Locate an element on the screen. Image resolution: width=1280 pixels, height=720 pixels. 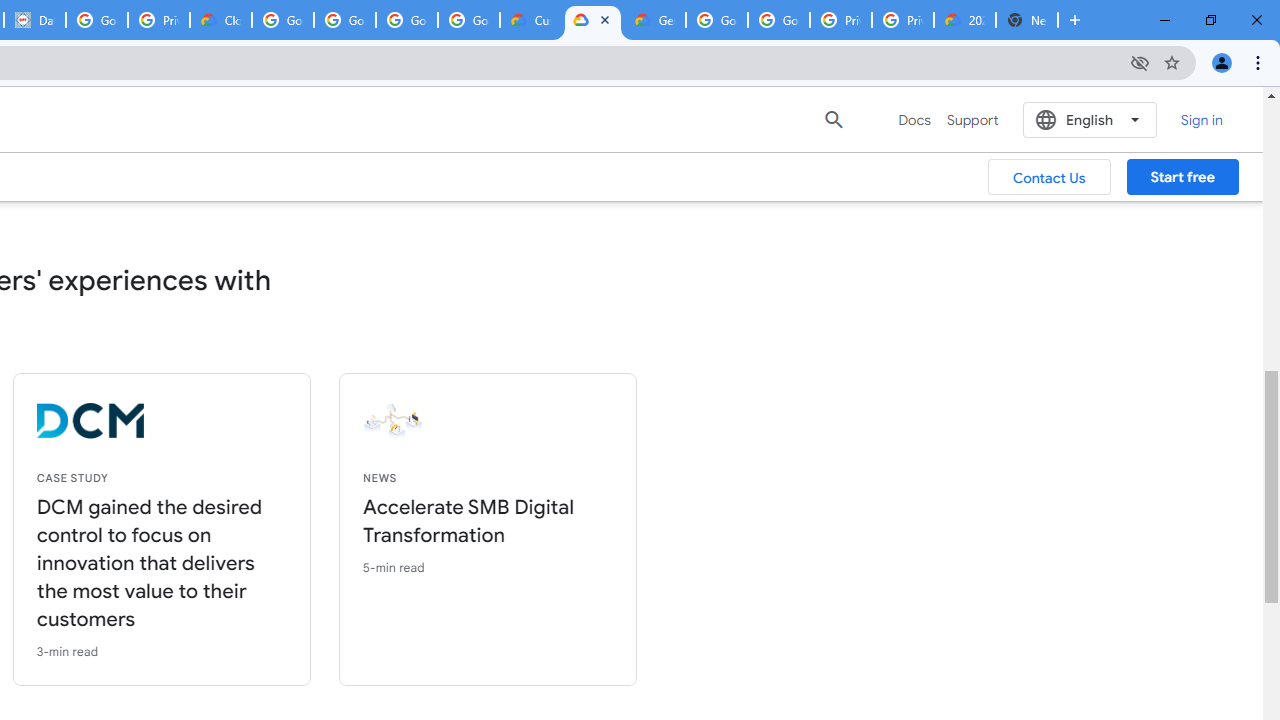
'Support' is located at coordinates (972, 119).